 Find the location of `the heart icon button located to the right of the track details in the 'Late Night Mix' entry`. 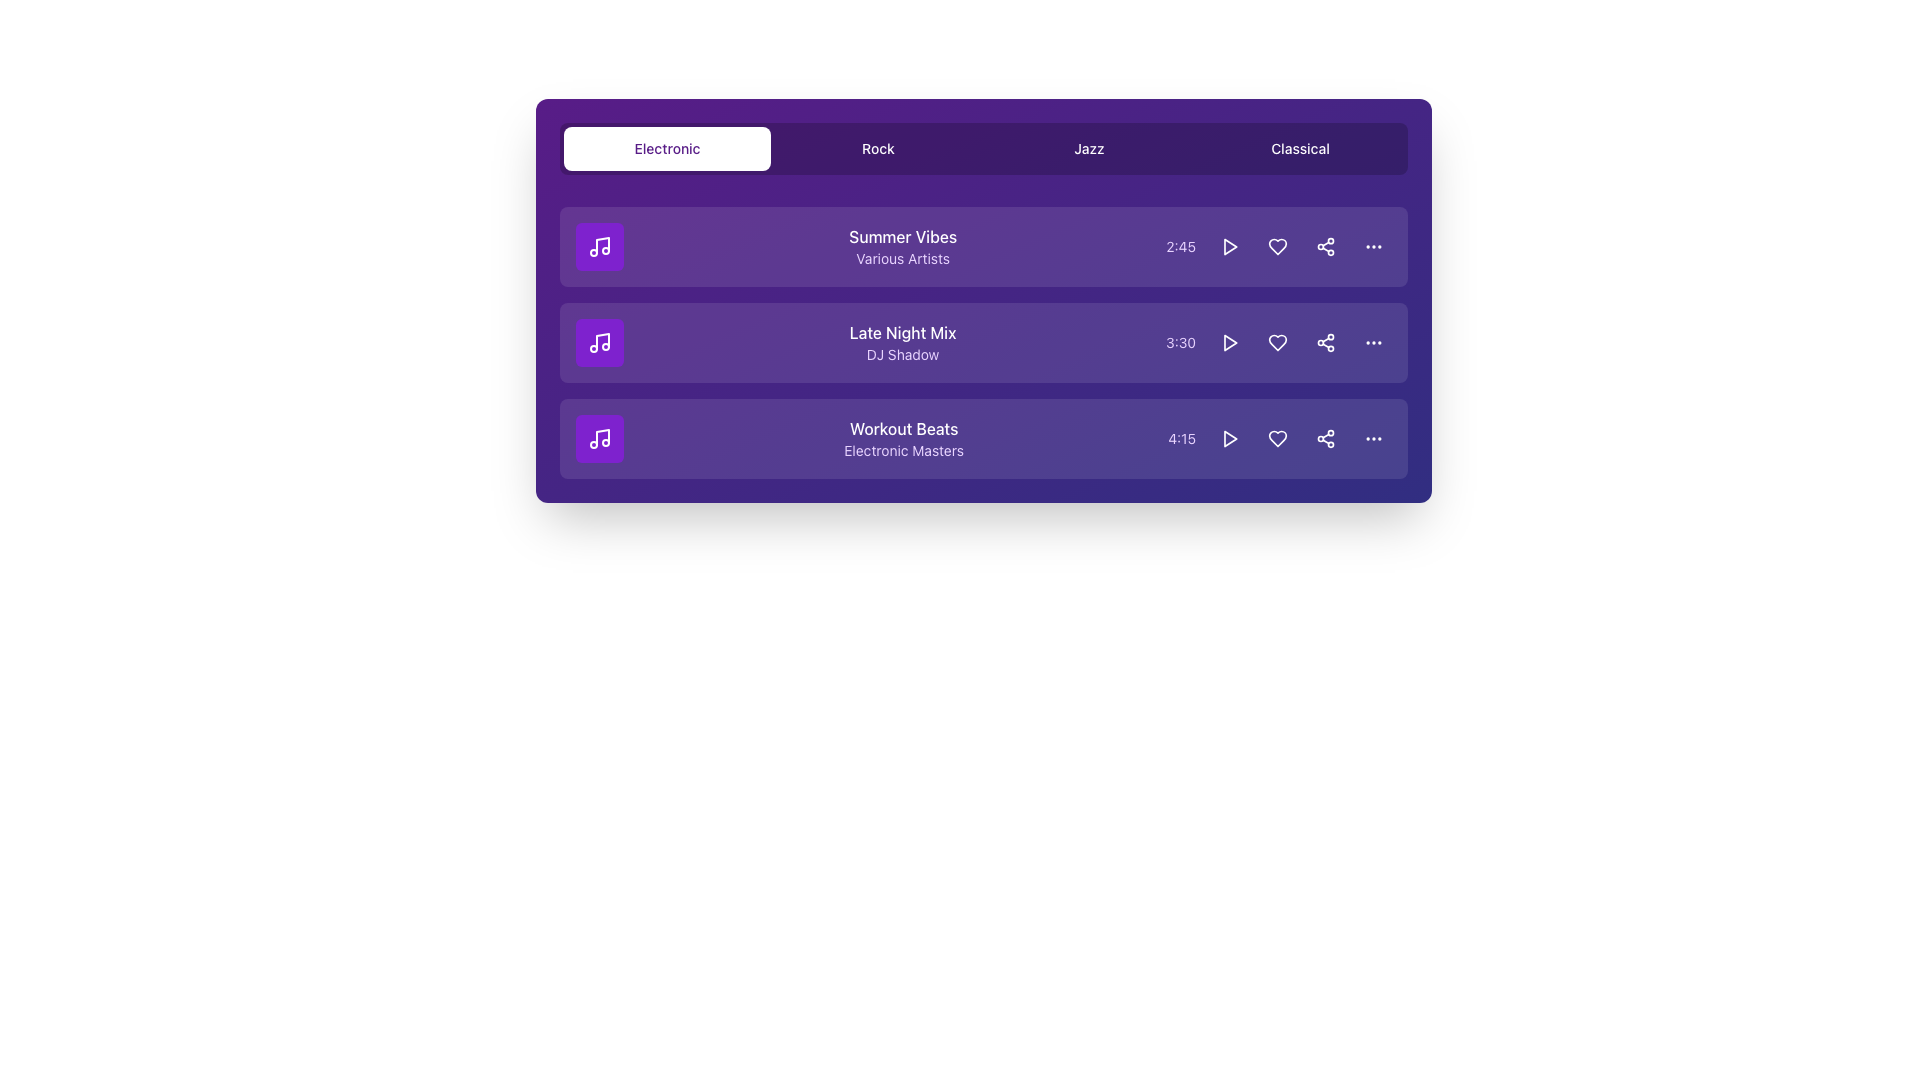

the heart icon button located to the right of the track details in the 'Late Night Mix' entry is located at coordinates (1276, 342).